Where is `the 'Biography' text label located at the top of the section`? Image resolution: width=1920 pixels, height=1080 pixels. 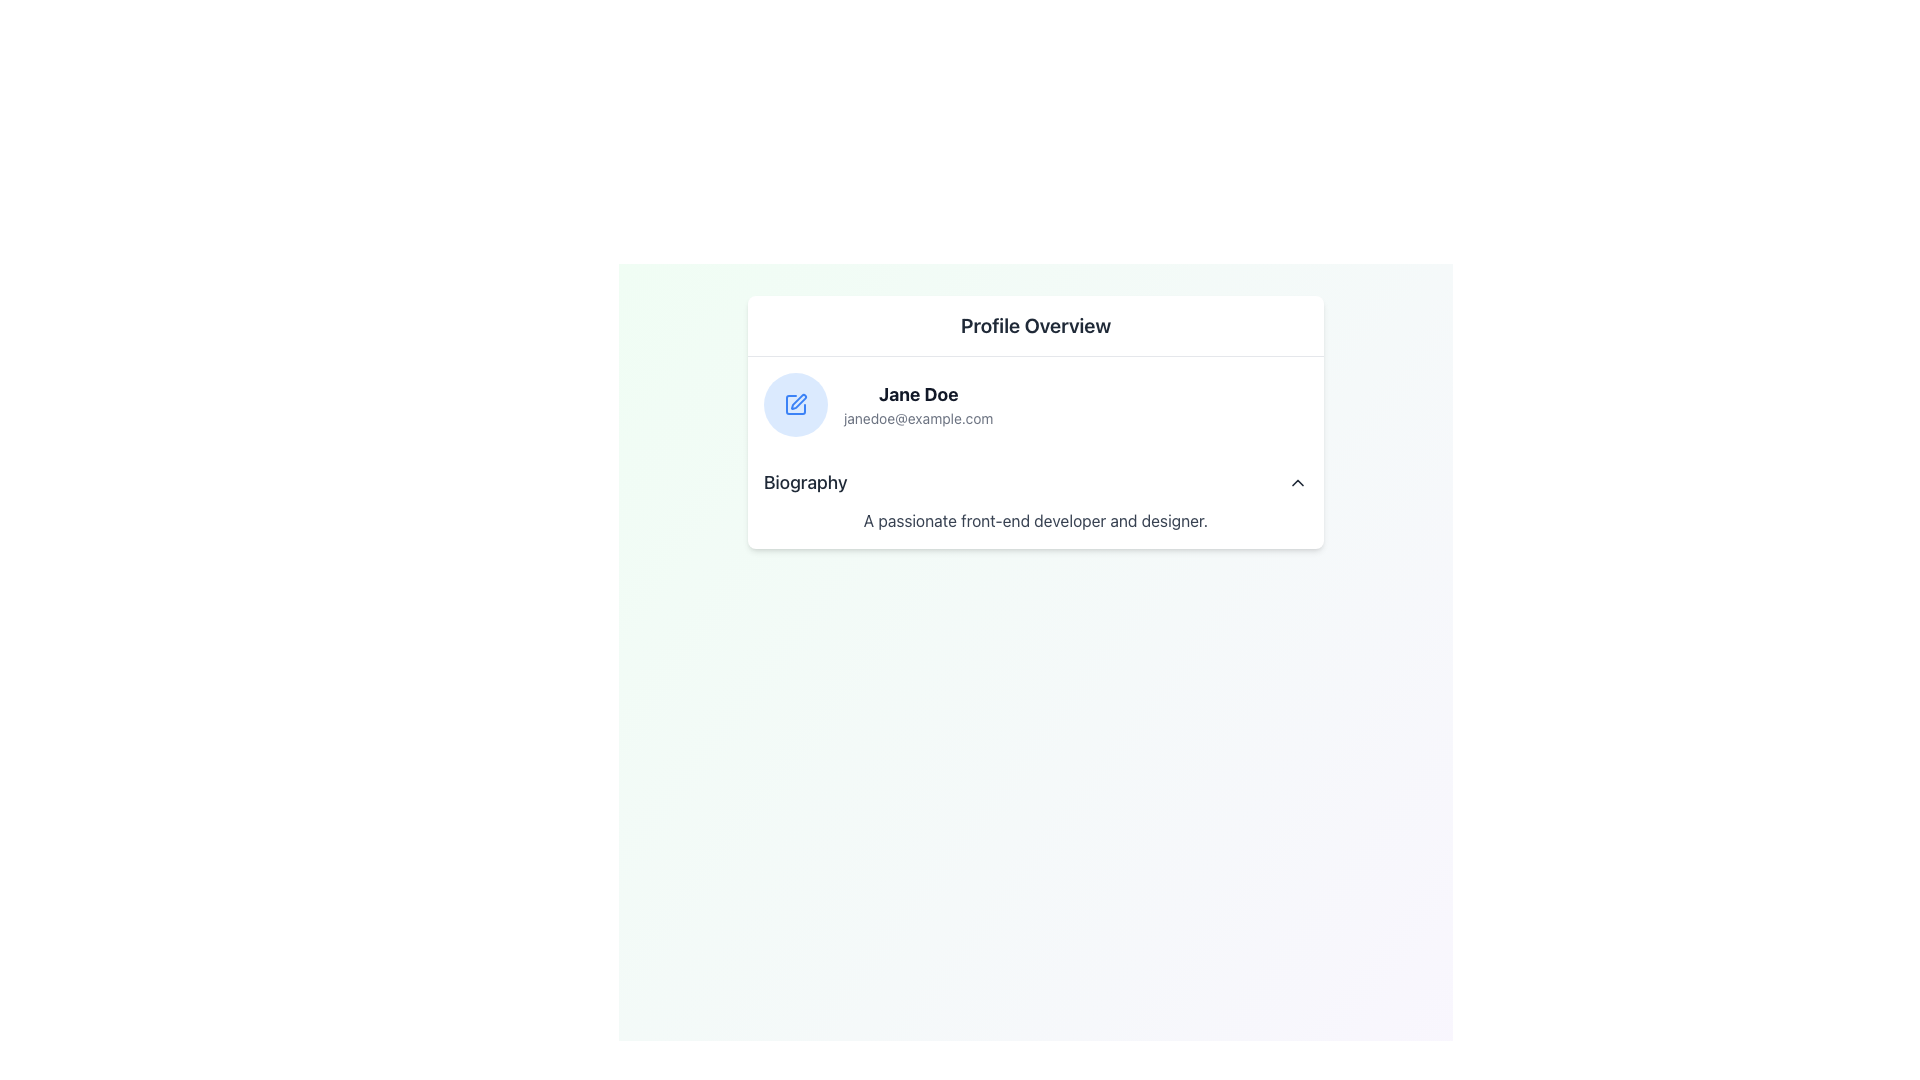
the 'Biography' text label located at the top of the section is located at coordinates (805, 482).